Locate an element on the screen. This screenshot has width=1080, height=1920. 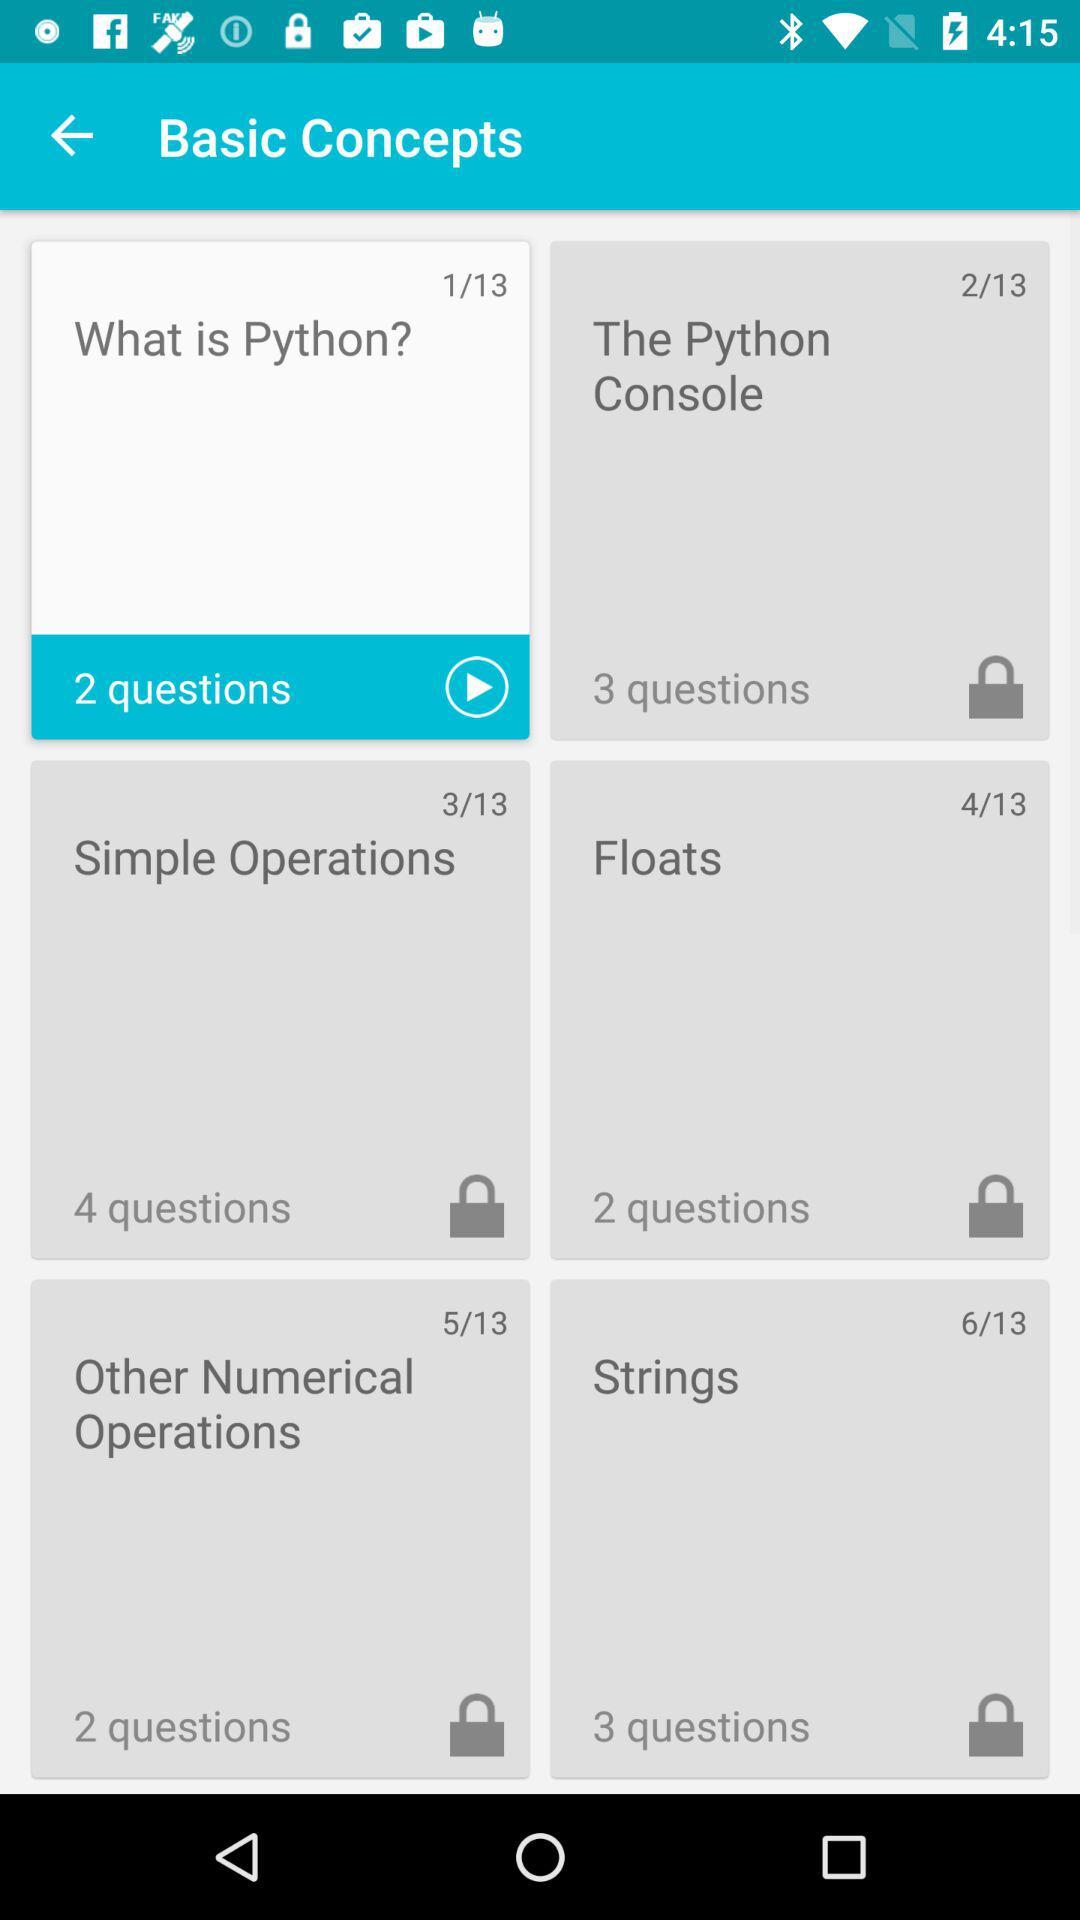
the item next to the basic concepts icon is located at coordinates (72, 135).